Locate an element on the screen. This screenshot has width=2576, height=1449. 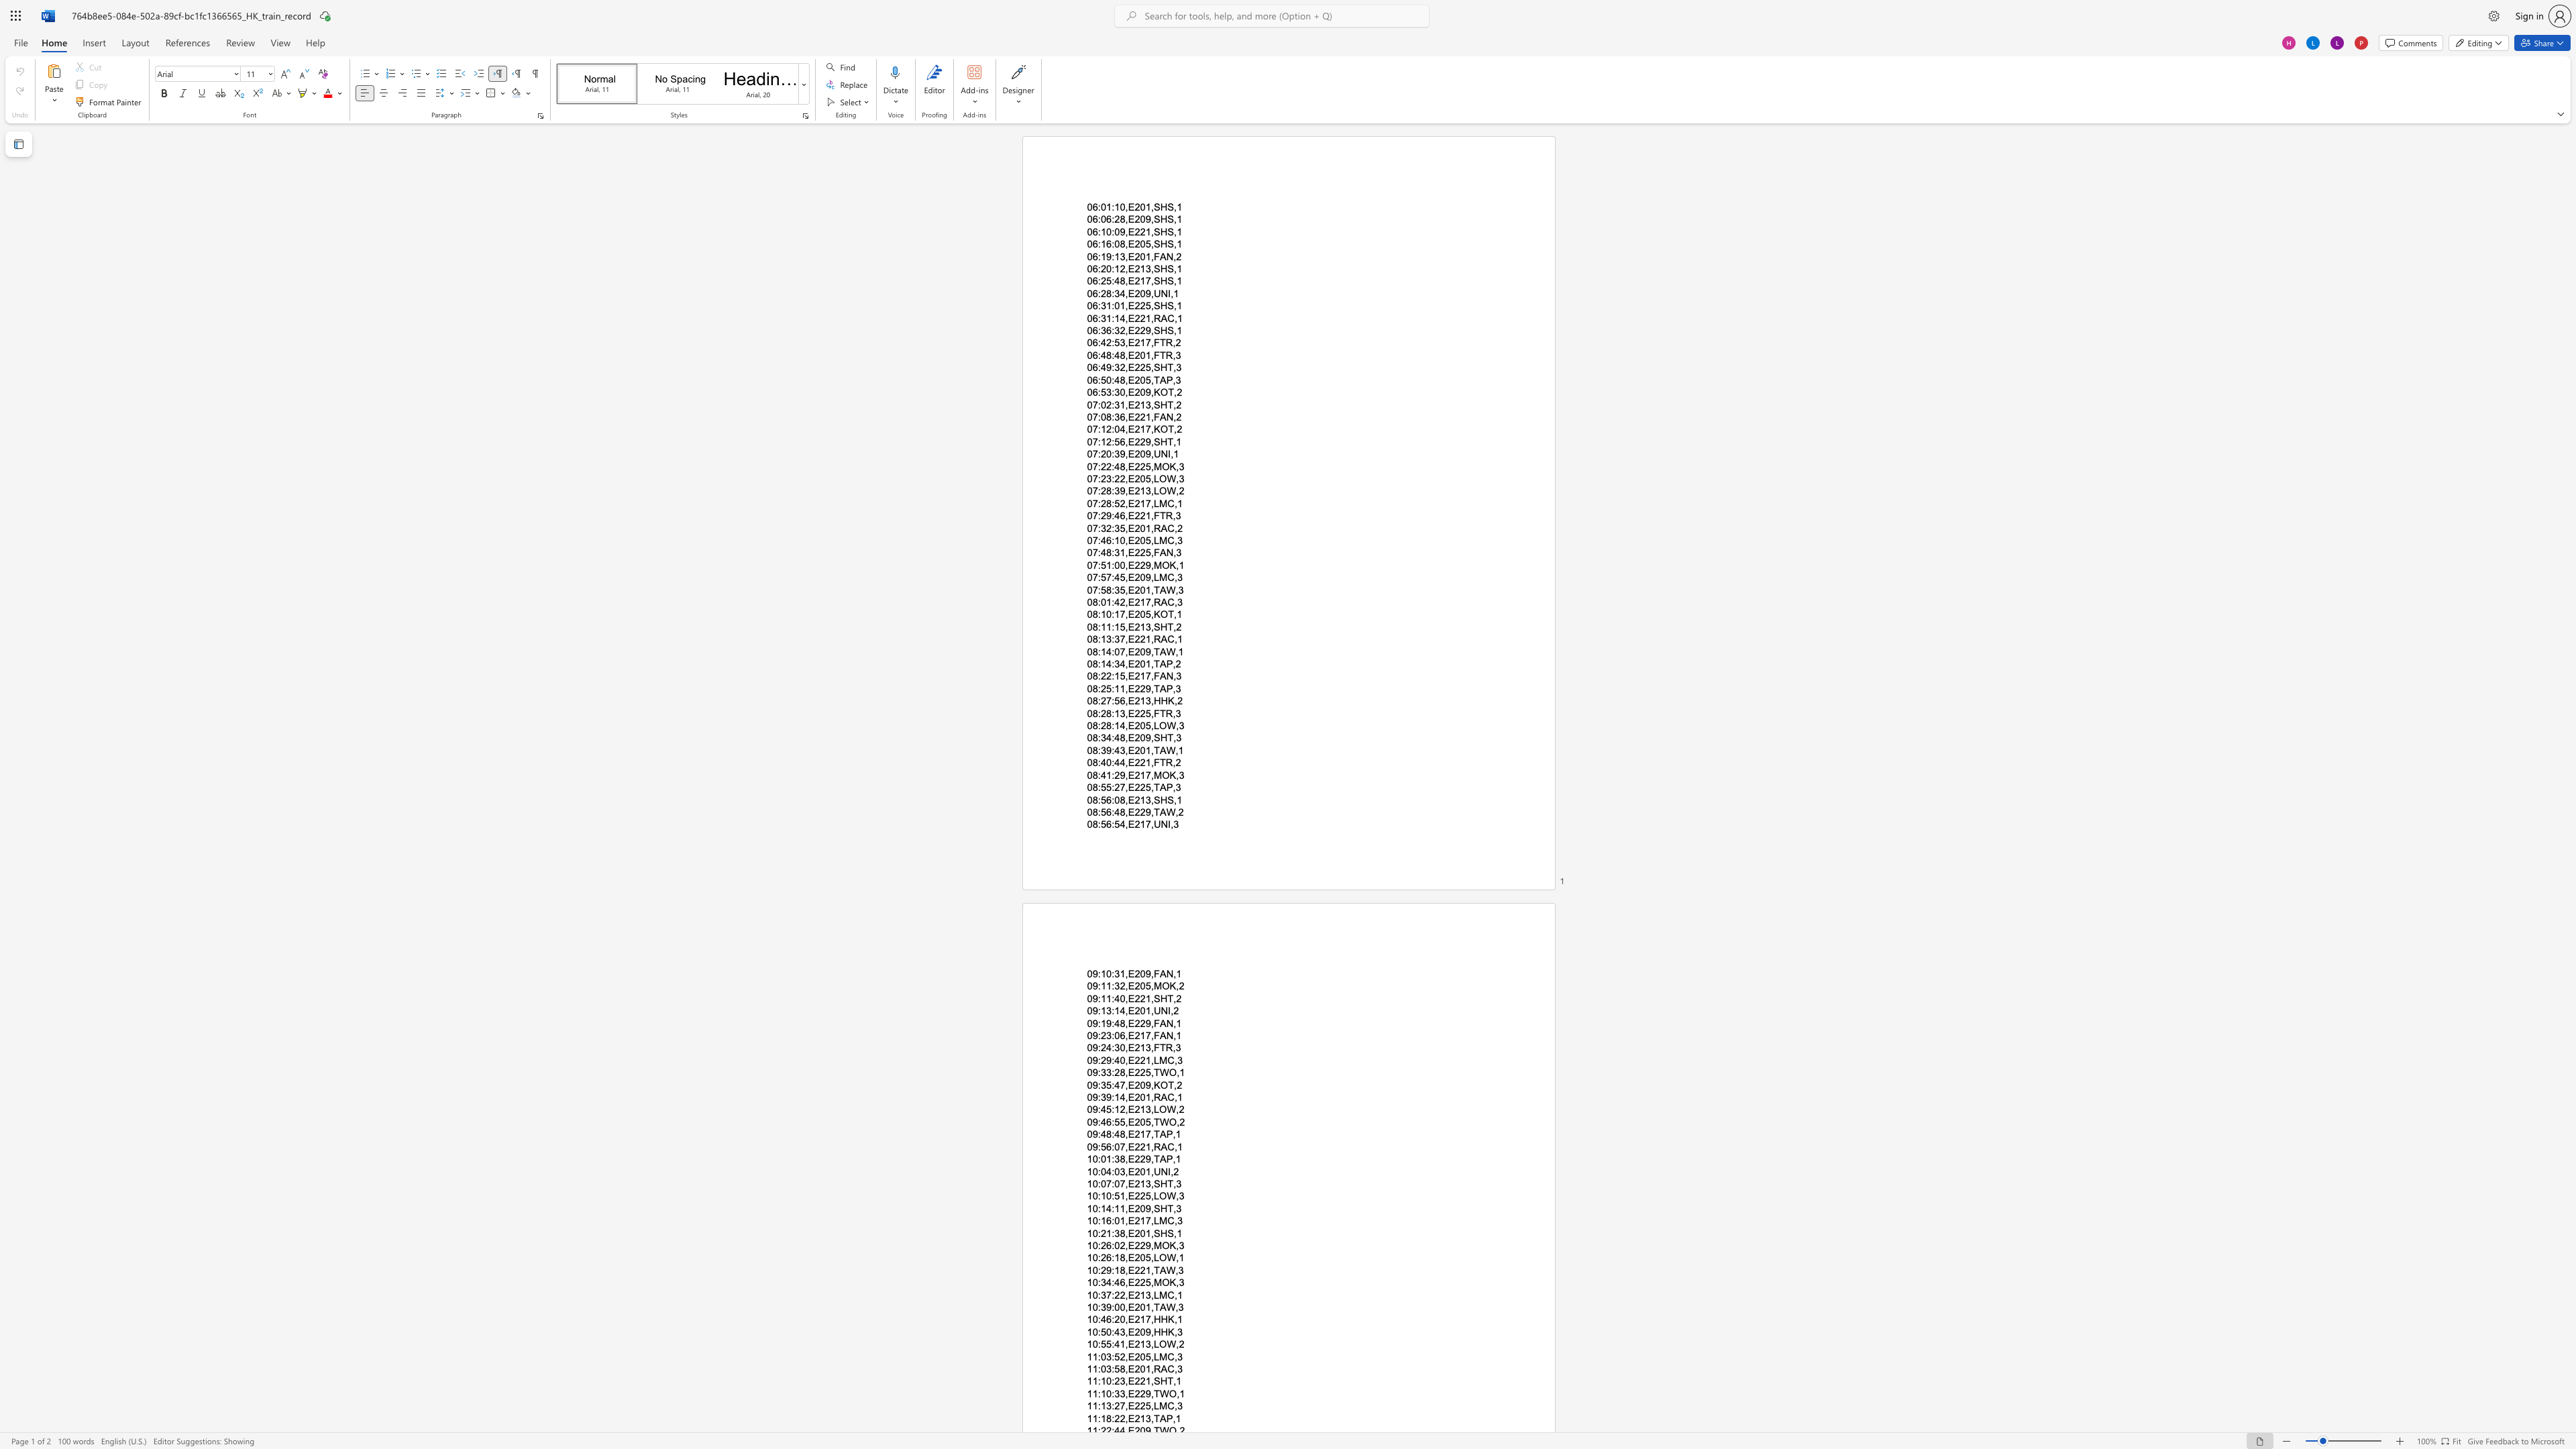
the subset text "E225,MO" within the text "10:34:46,E225,MOK,3" is located at coordinates (1127, 1281).